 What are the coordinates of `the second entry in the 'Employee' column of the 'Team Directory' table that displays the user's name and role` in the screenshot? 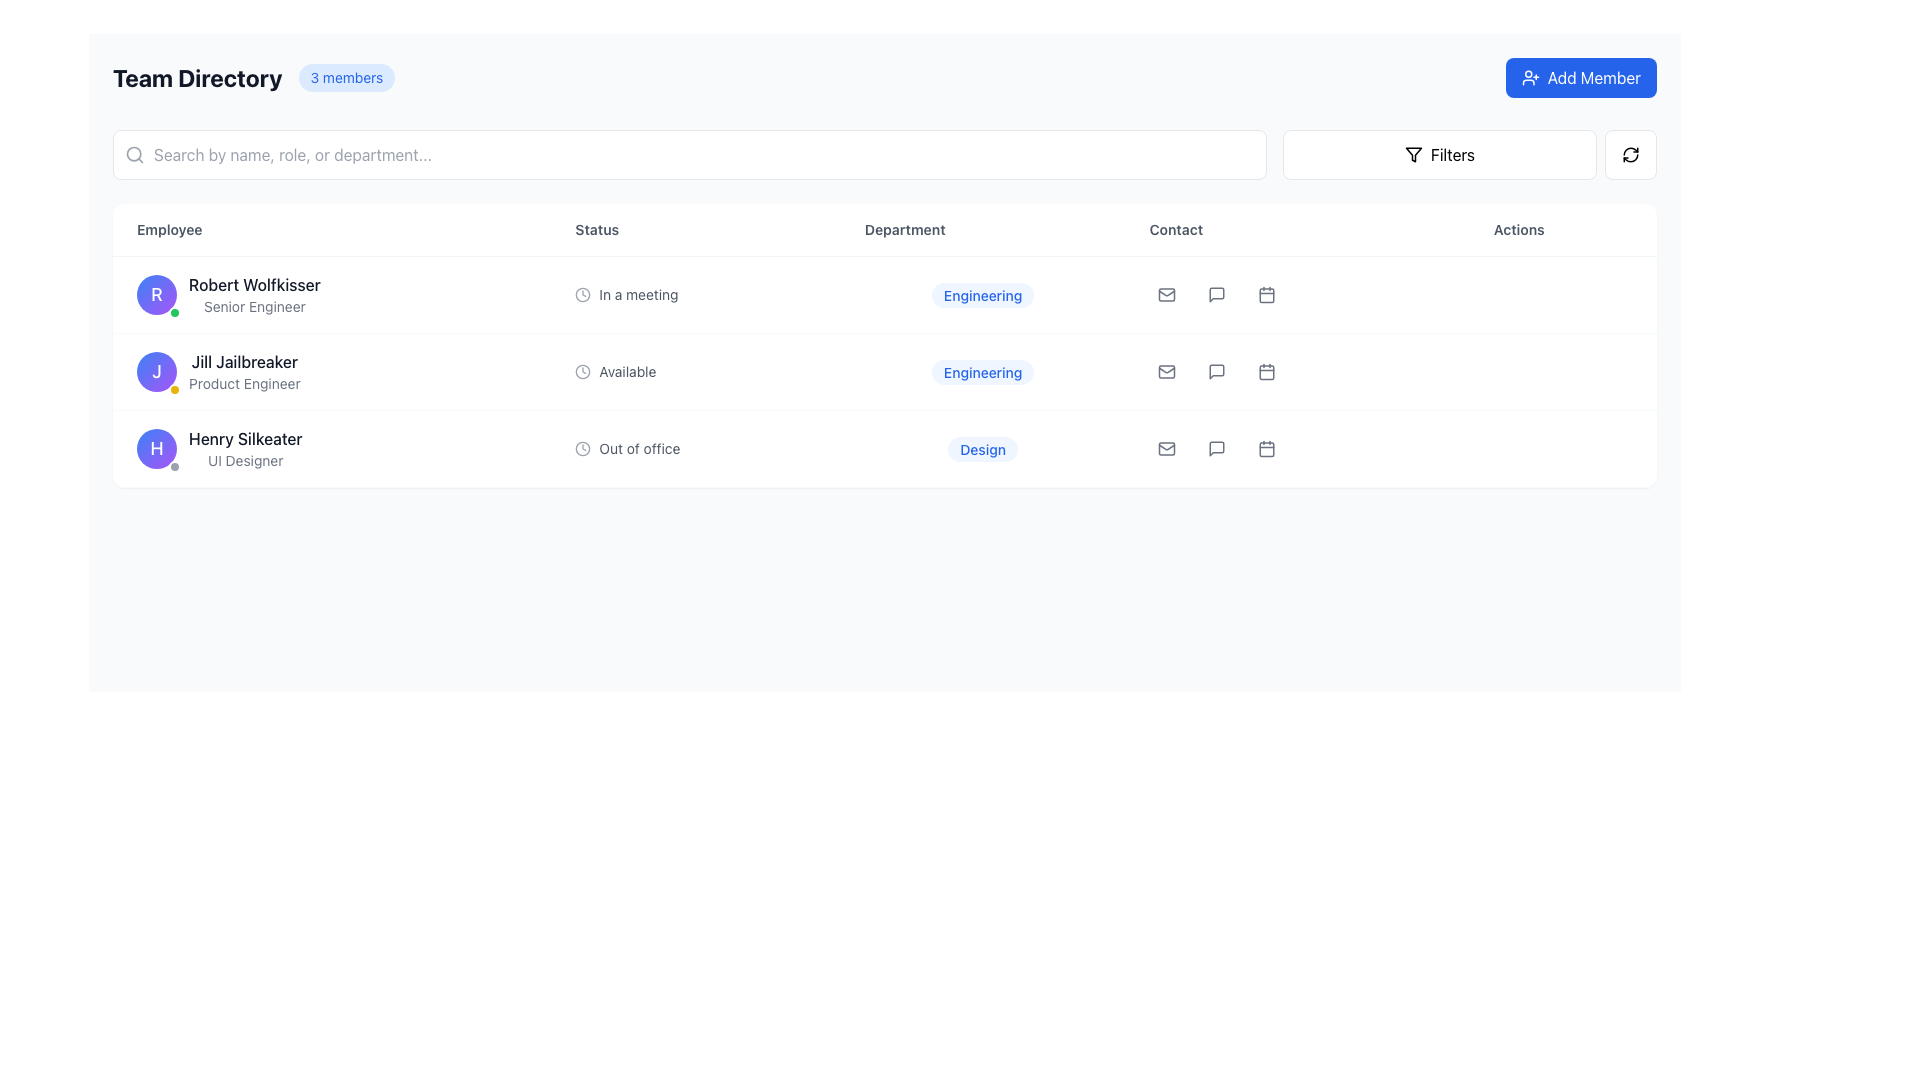 It's located at (332, 371).